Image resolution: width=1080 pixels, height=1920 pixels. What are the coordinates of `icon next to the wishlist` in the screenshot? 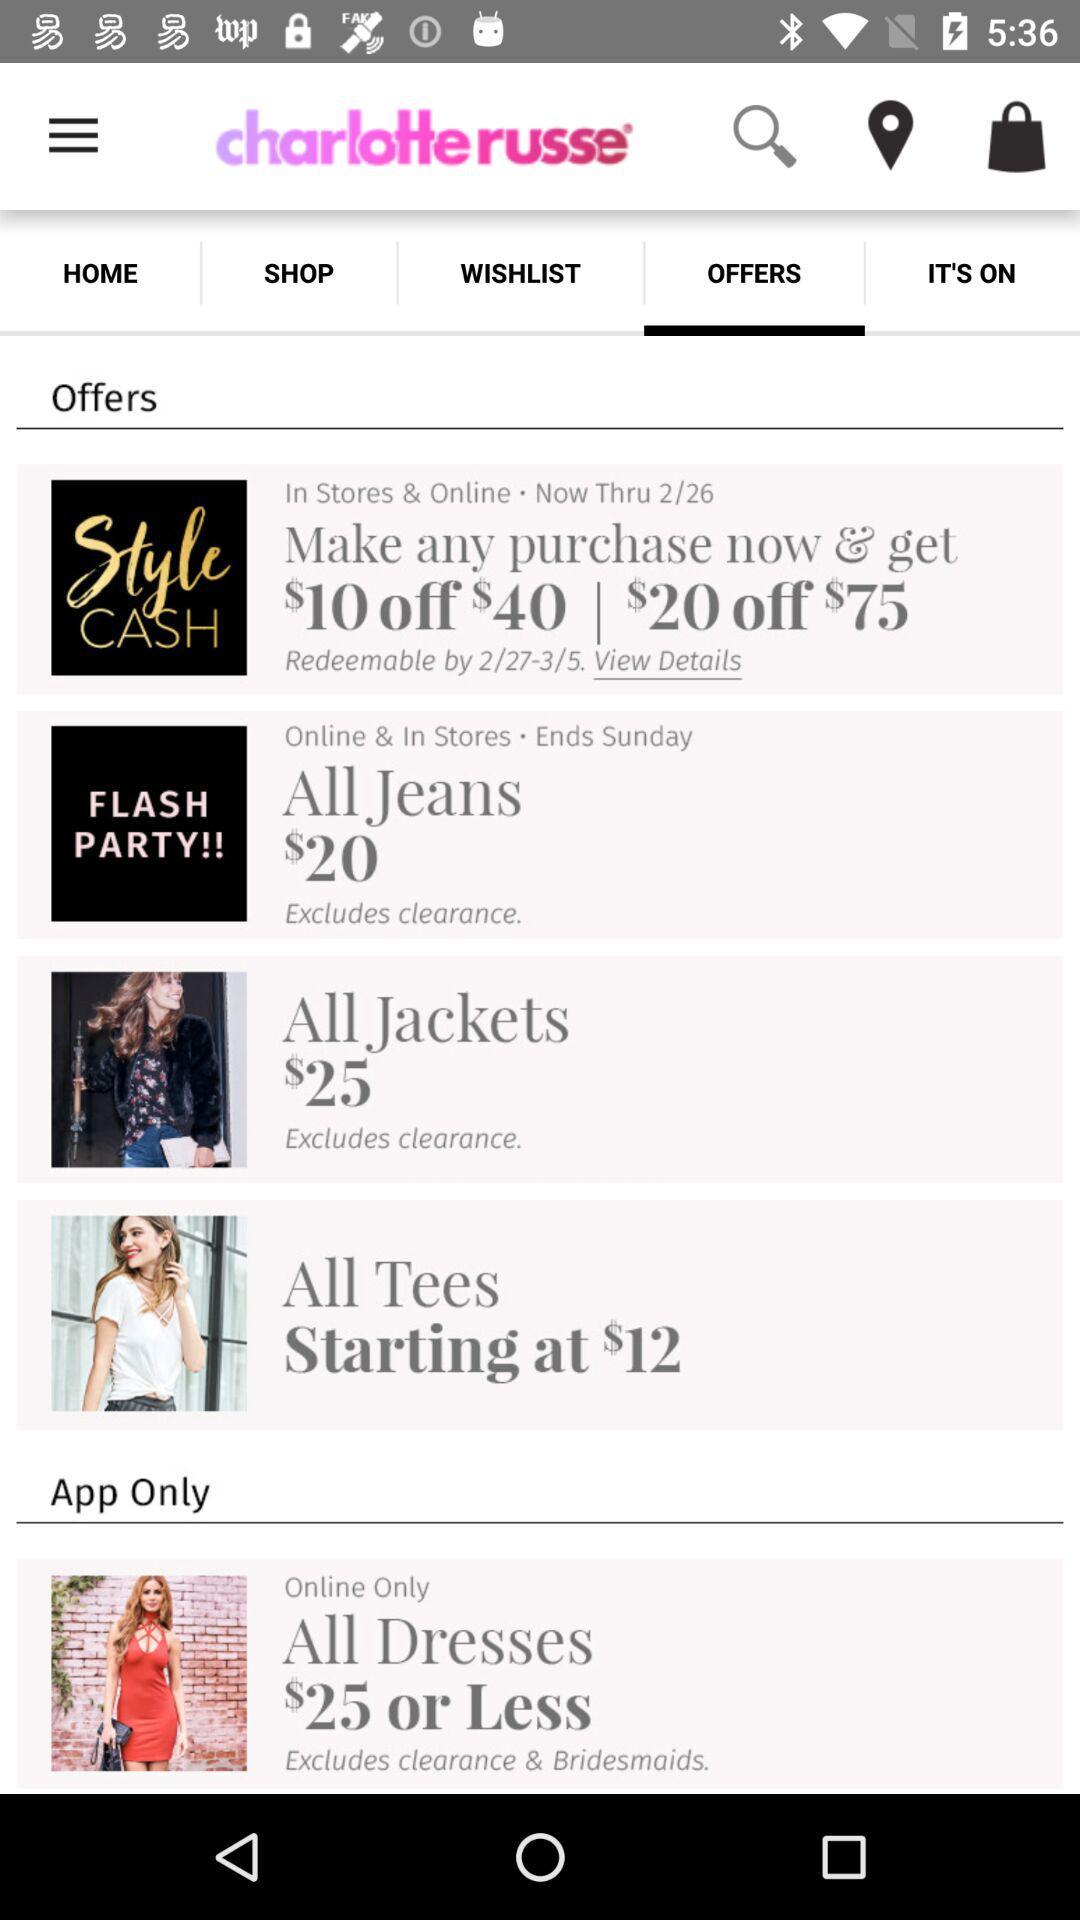 It's located at (299, 272).